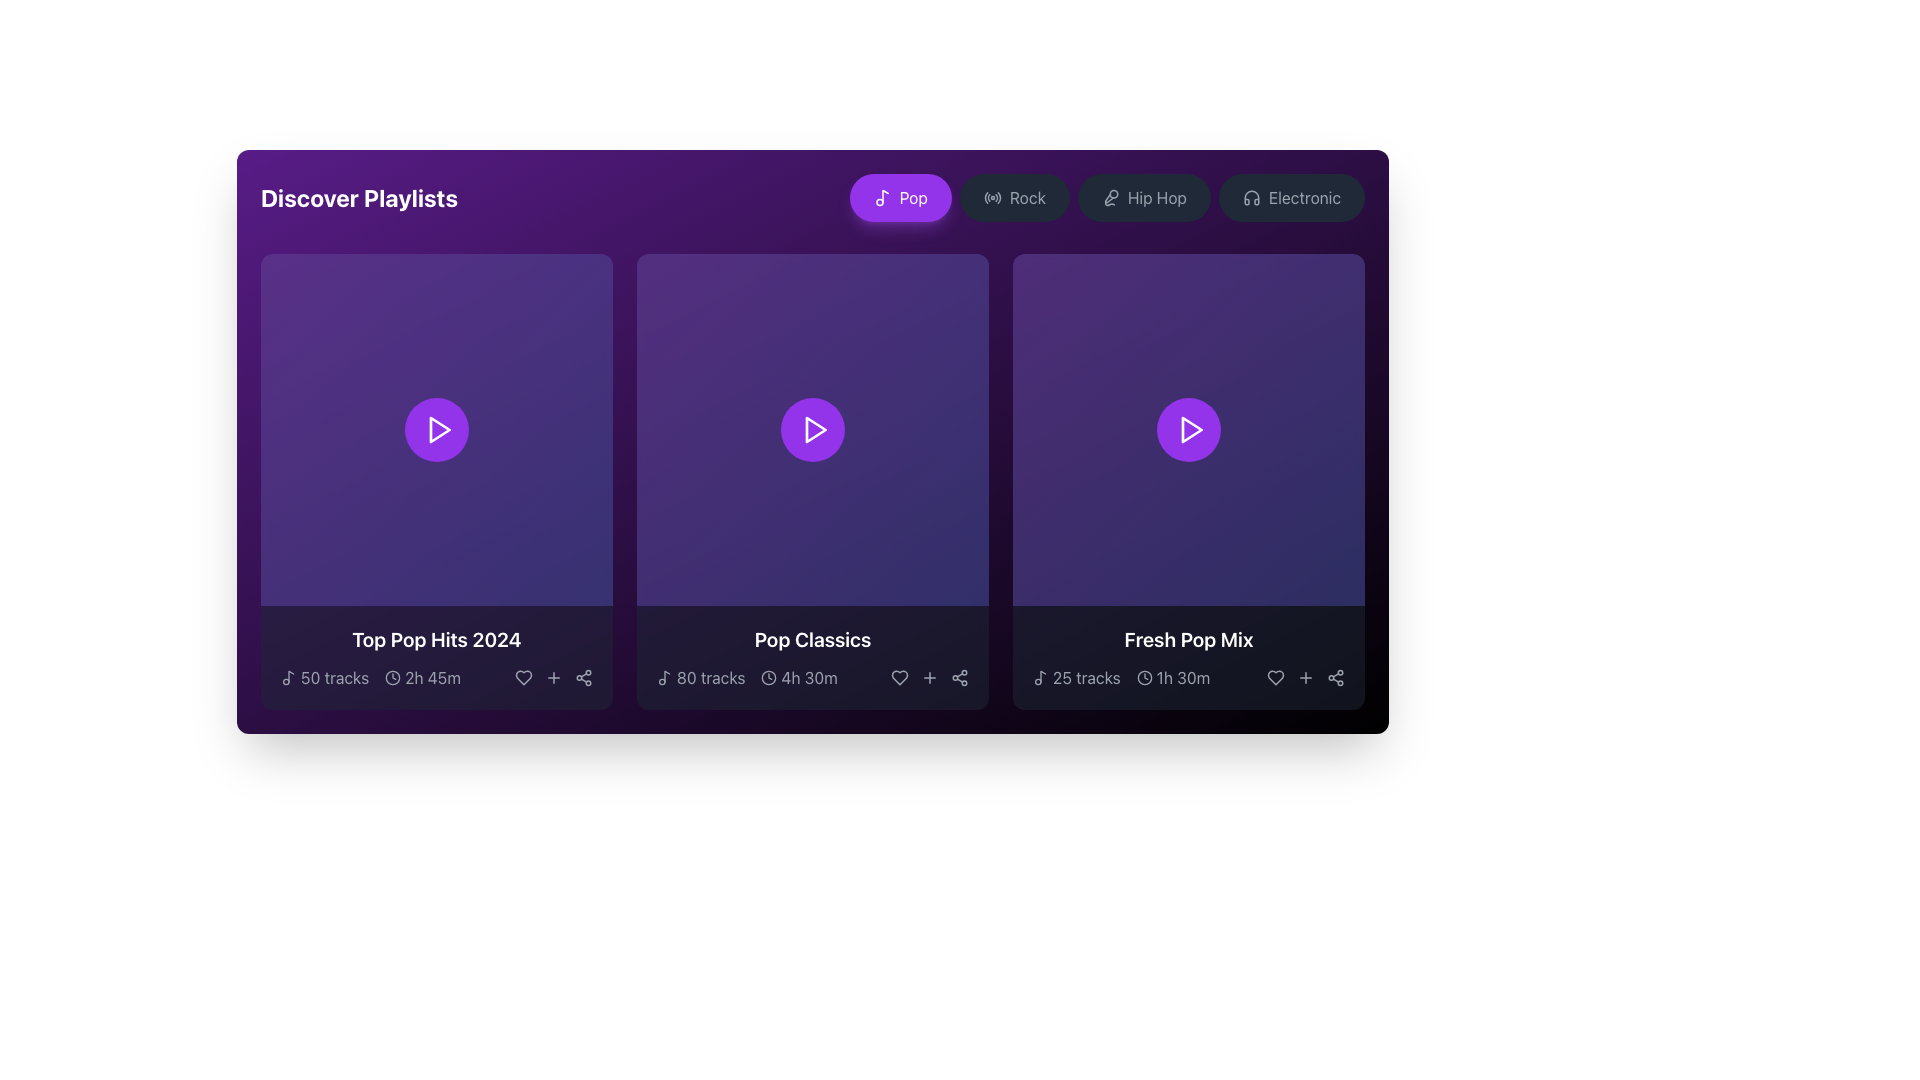  What do you see at coordinates (1275, 677) in the screenshot?
I see `the first button in the row of interactive elements at the bottom of the 'Fresh Pop Mix' playlist card` at bounding box center [1275, 677].